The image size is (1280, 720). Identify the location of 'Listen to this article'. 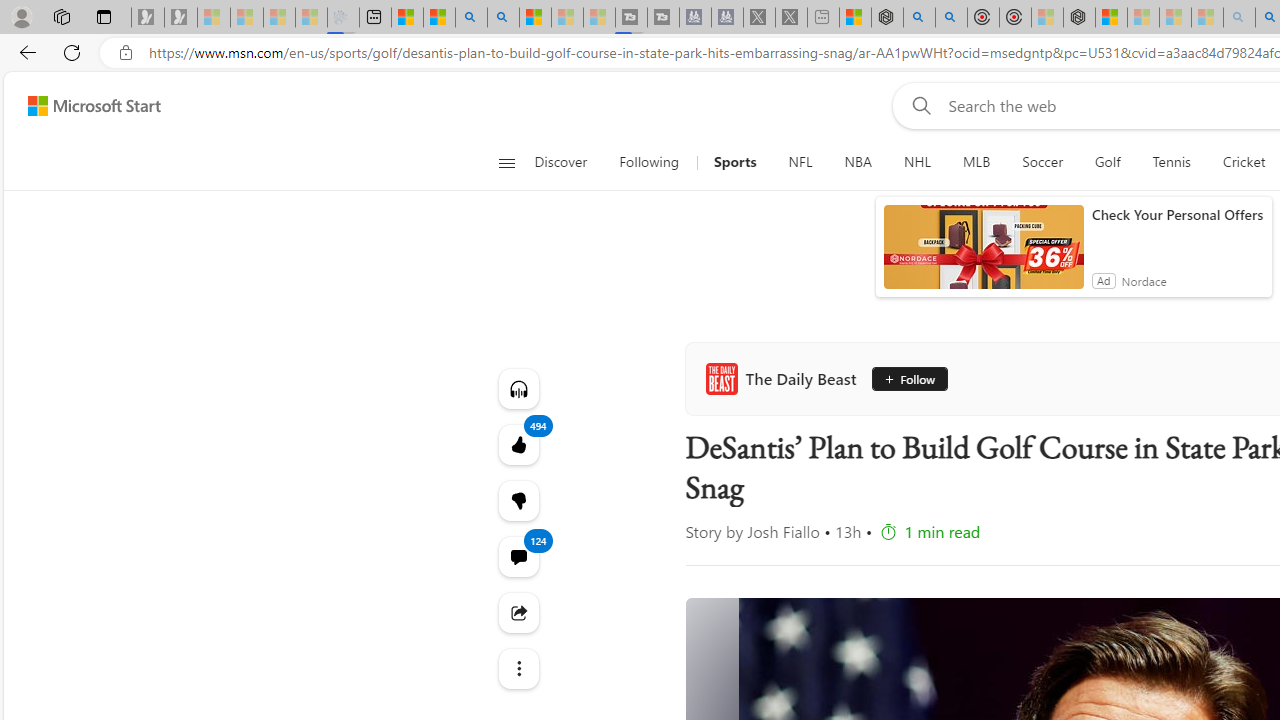
(518, 388).